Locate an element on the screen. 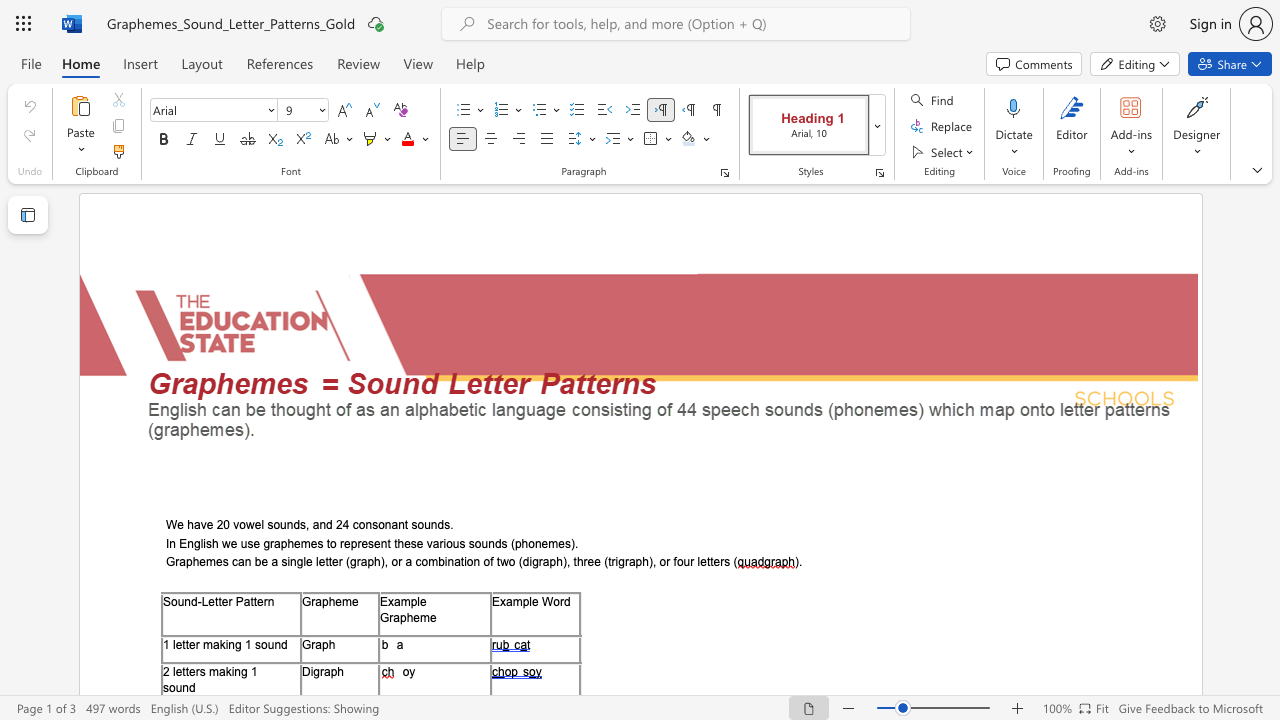 The width and height of the screenshot is (1280, 720). the subset text "gra" within the text "Digraph" is located at coordinates (312, 671).